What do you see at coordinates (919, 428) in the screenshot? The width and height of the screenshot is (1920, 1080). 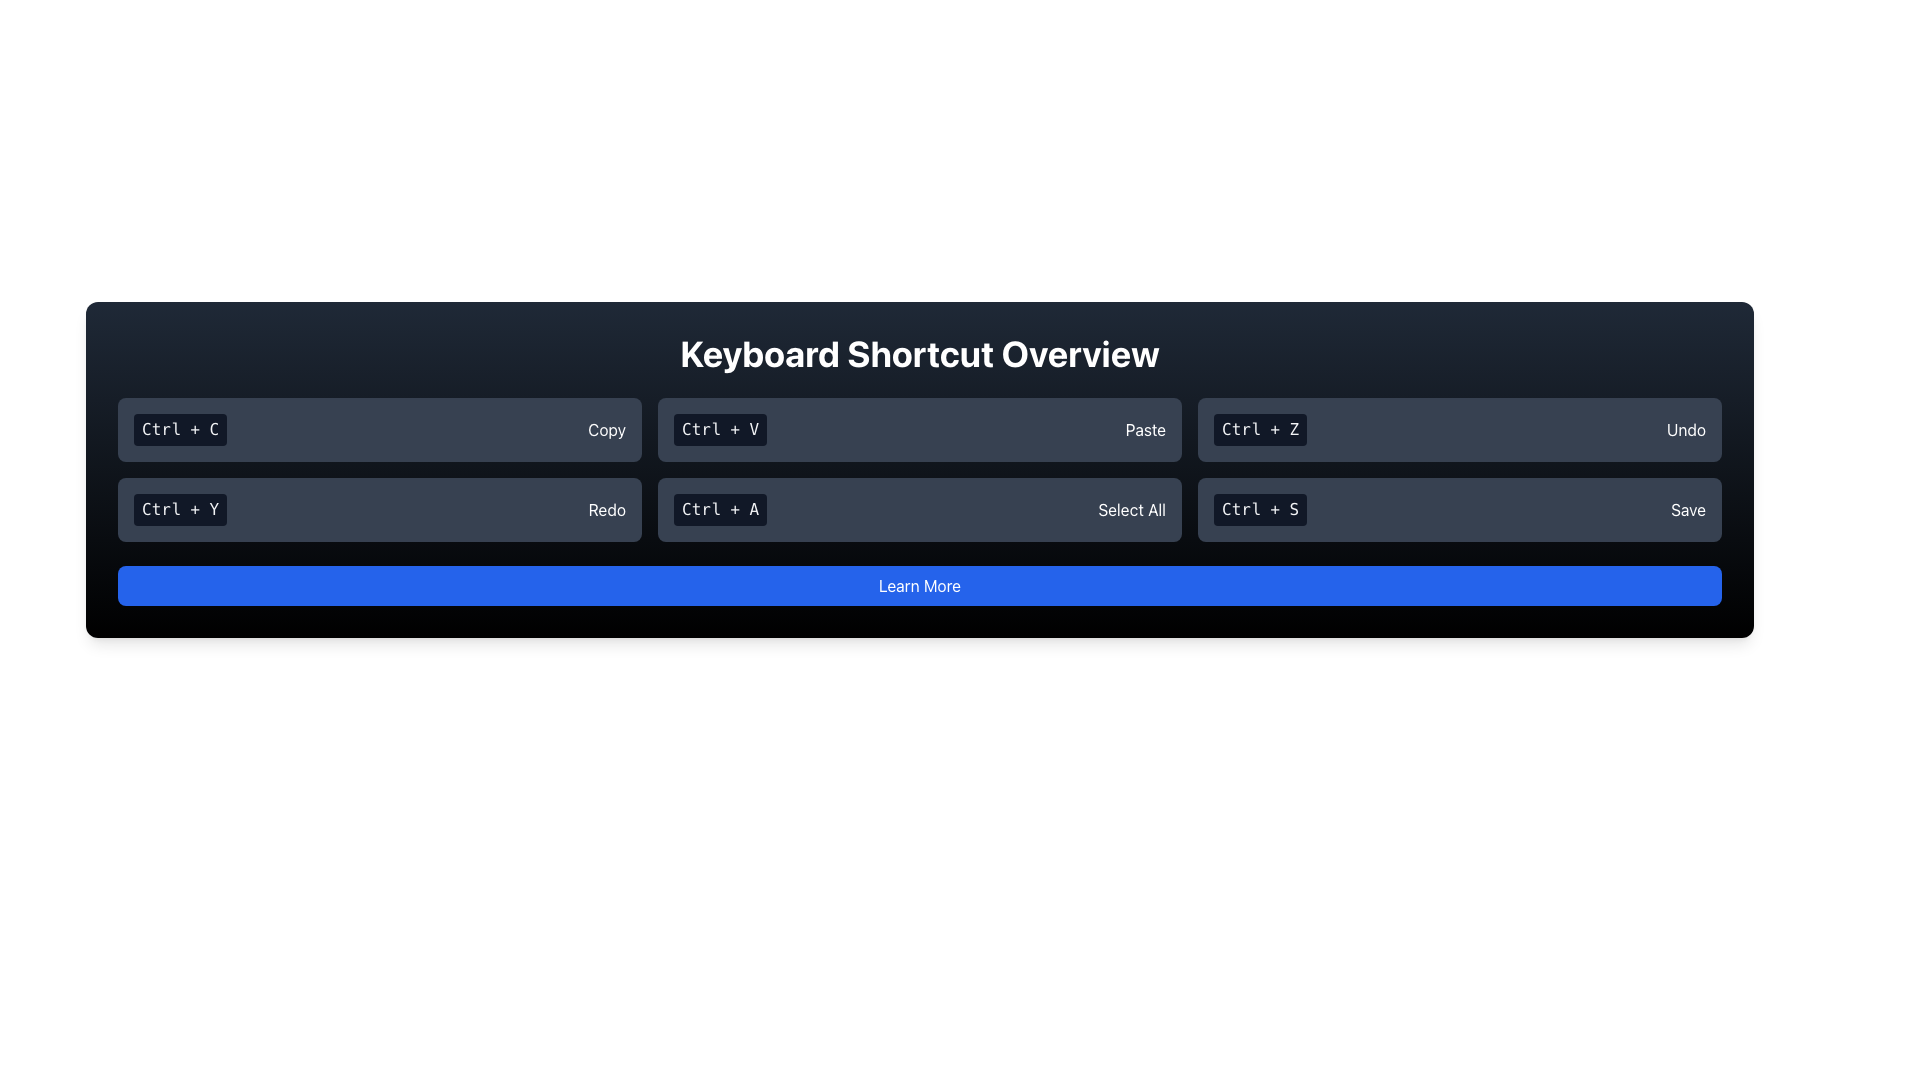 I see `the rectangular gray button labeled 'Ctrl + V' and 'Paste', positioned between the 'Copy' and 'Undo' buttons` at bounding box center [919, 428].